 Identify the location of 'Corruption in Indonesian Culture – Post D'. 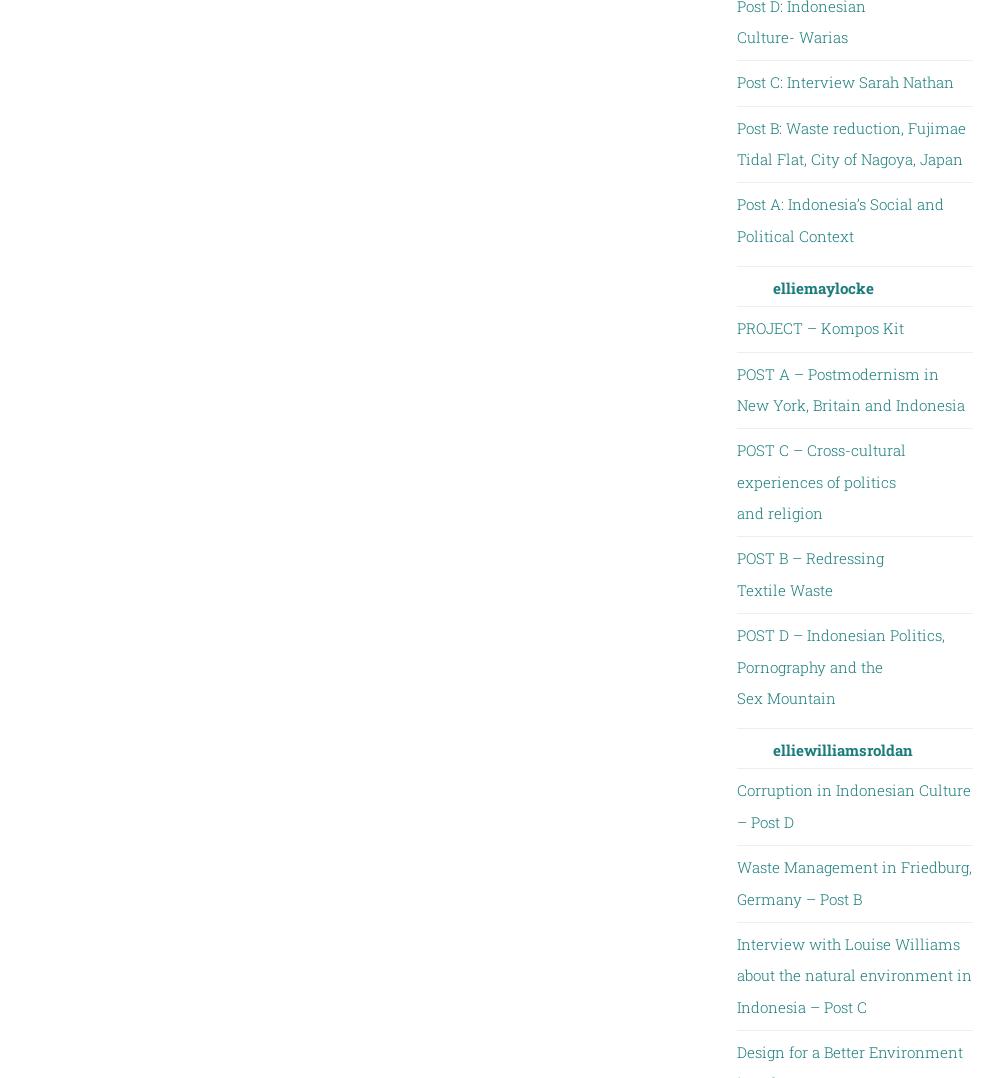
(852, 804).